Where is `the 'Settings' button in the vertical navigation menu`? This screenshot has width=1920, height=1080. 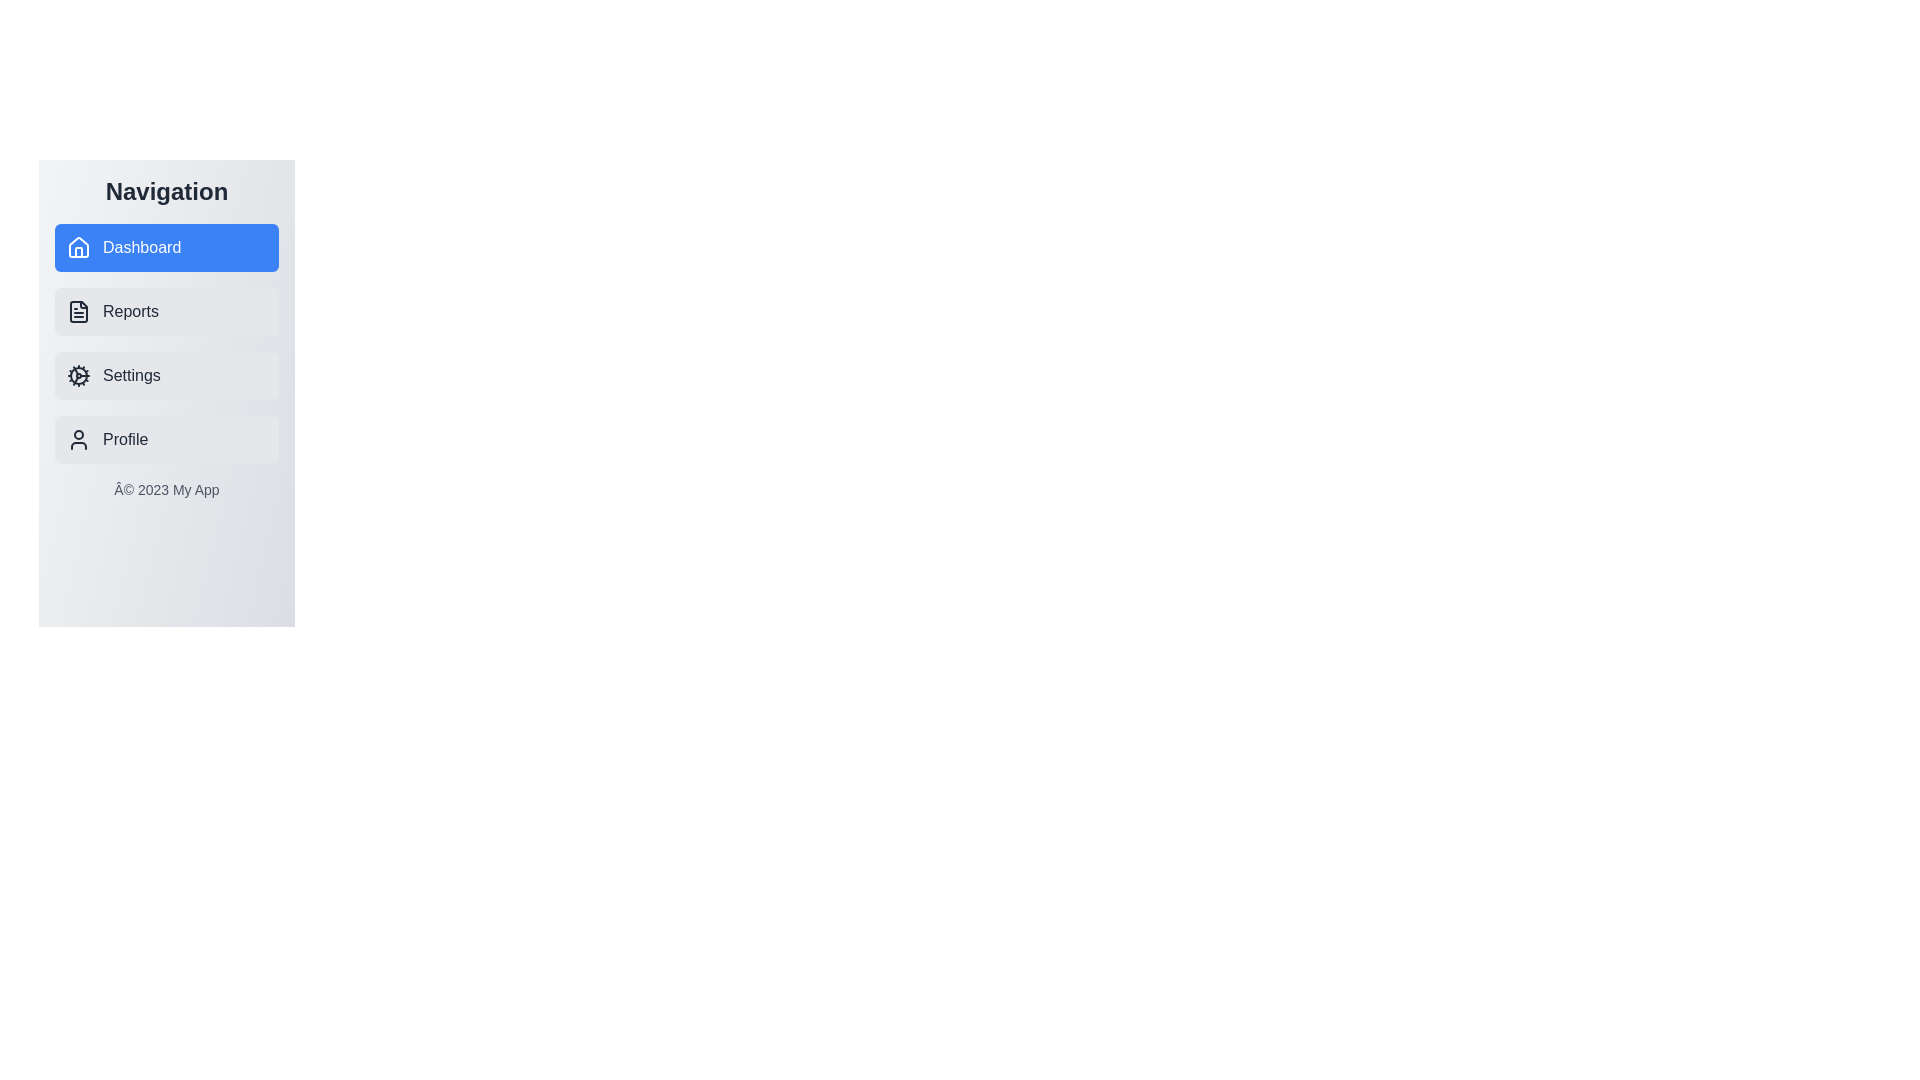
the 'Settings' button in the vertical navigation menu is located at coordinates (167, 375).